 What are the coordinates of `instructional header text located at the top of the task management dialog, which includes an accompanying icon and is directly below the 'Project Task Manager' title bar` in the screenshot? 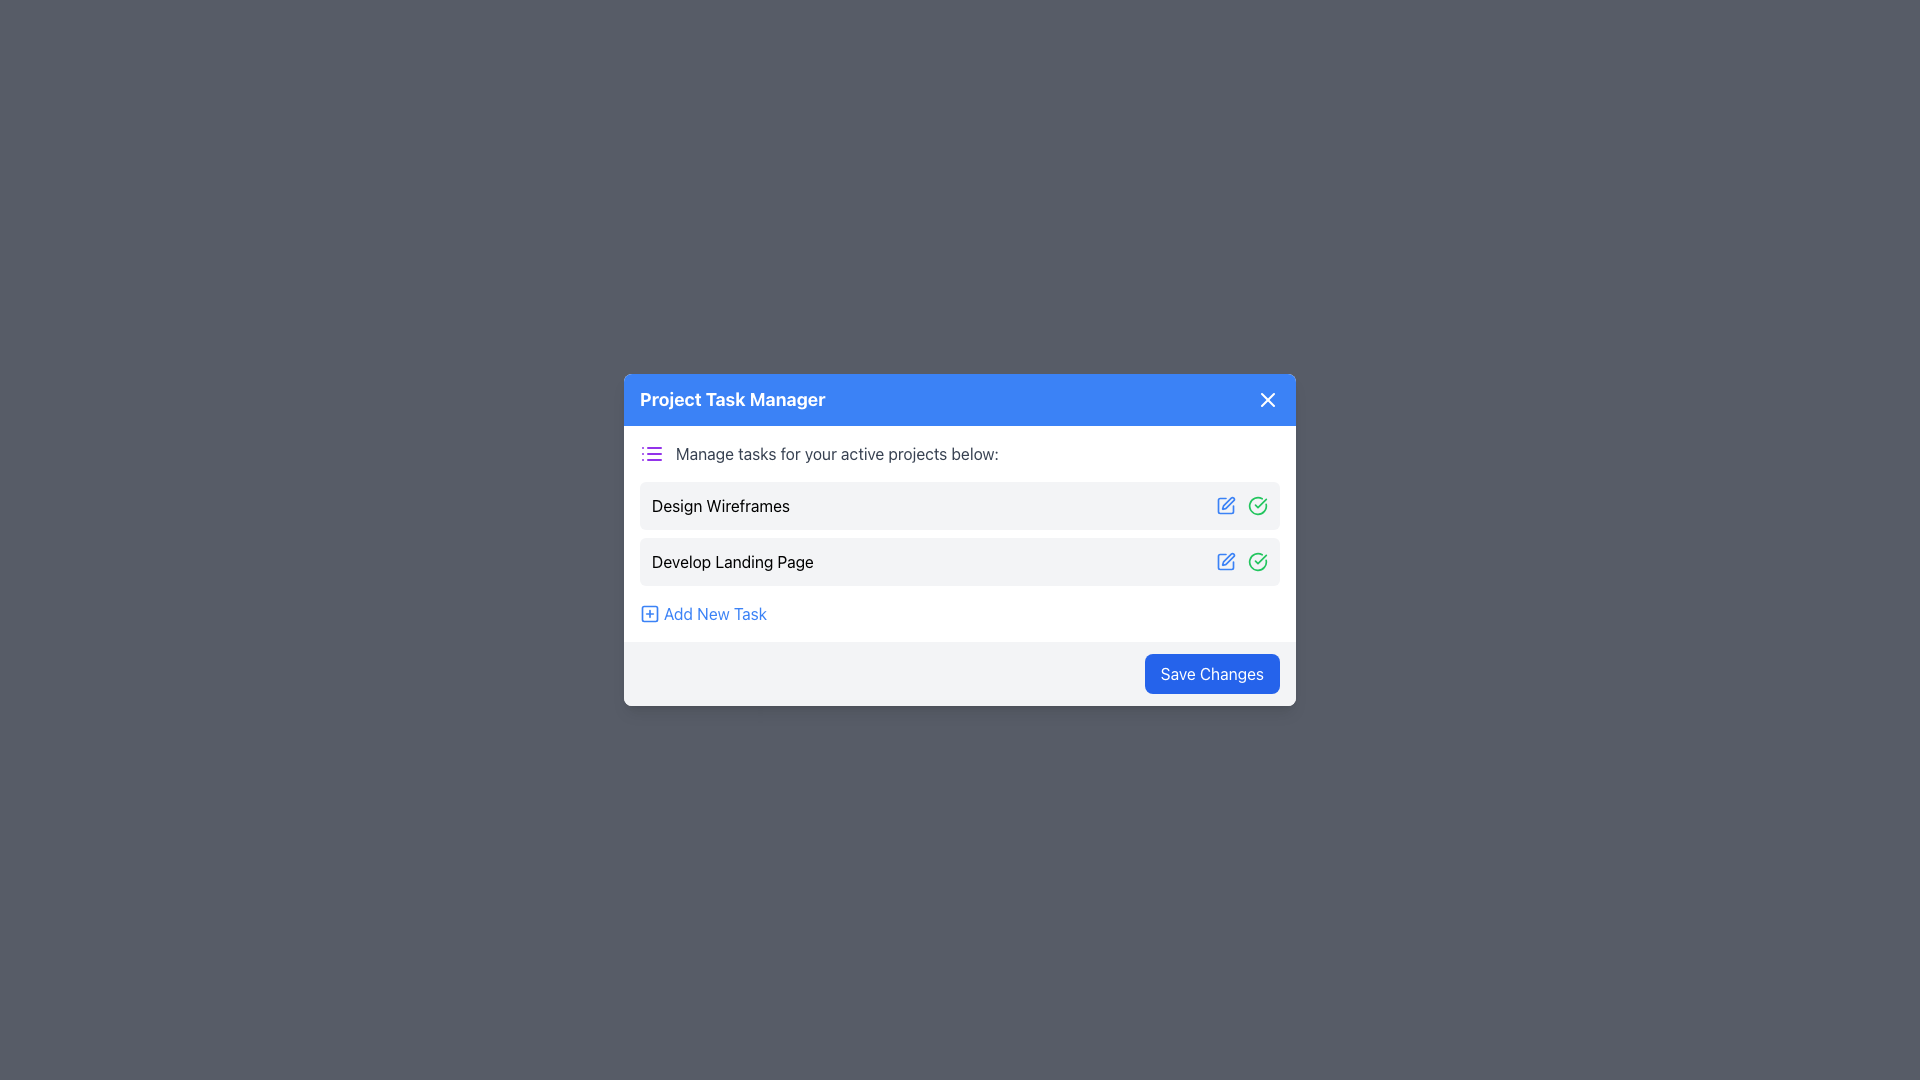 It's located at (960, 454).